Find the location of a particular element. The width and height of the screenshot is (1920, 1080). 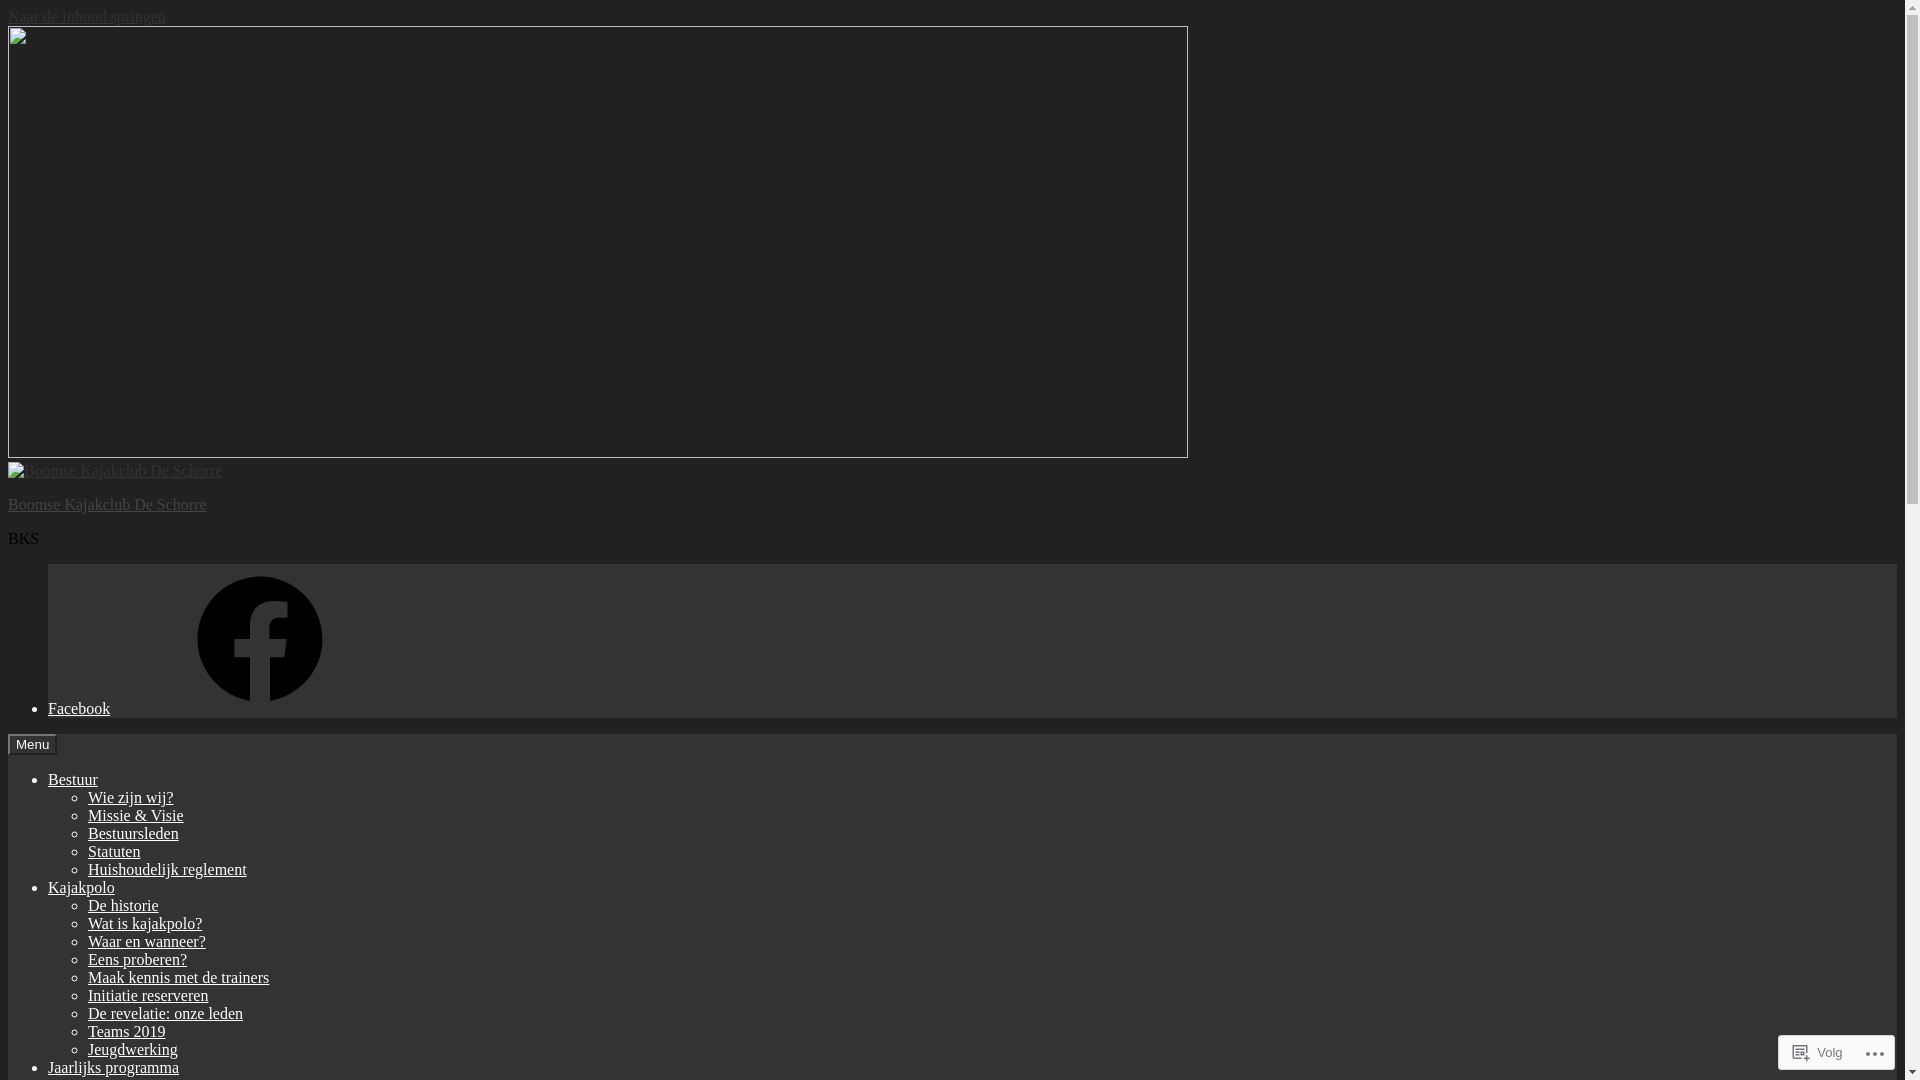

'Jeugdwerking' is located at coordinates (86, 1048).